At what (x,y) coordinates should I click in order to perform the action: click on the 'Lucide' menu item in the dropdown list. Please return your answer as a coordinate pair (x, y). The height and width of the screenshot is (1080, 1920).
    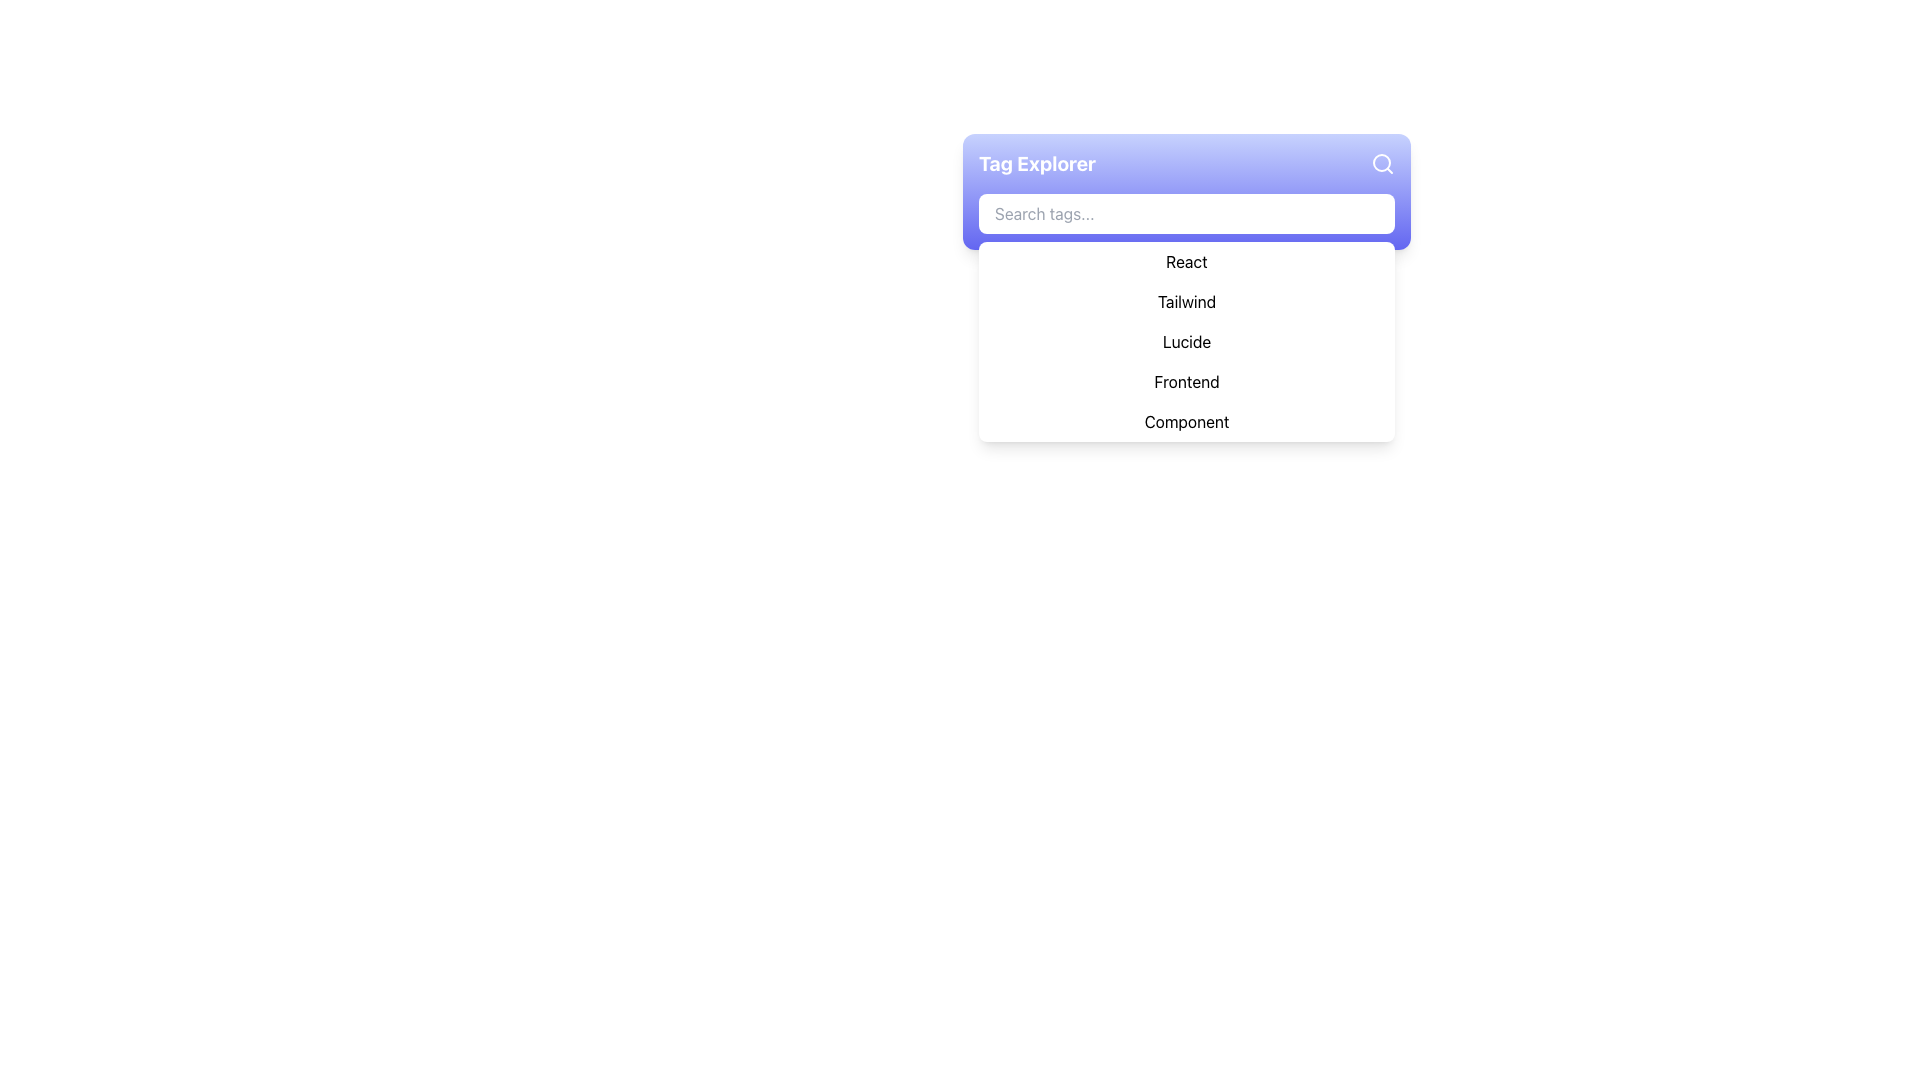
    Looking at the image, I should click on (1186, 341).